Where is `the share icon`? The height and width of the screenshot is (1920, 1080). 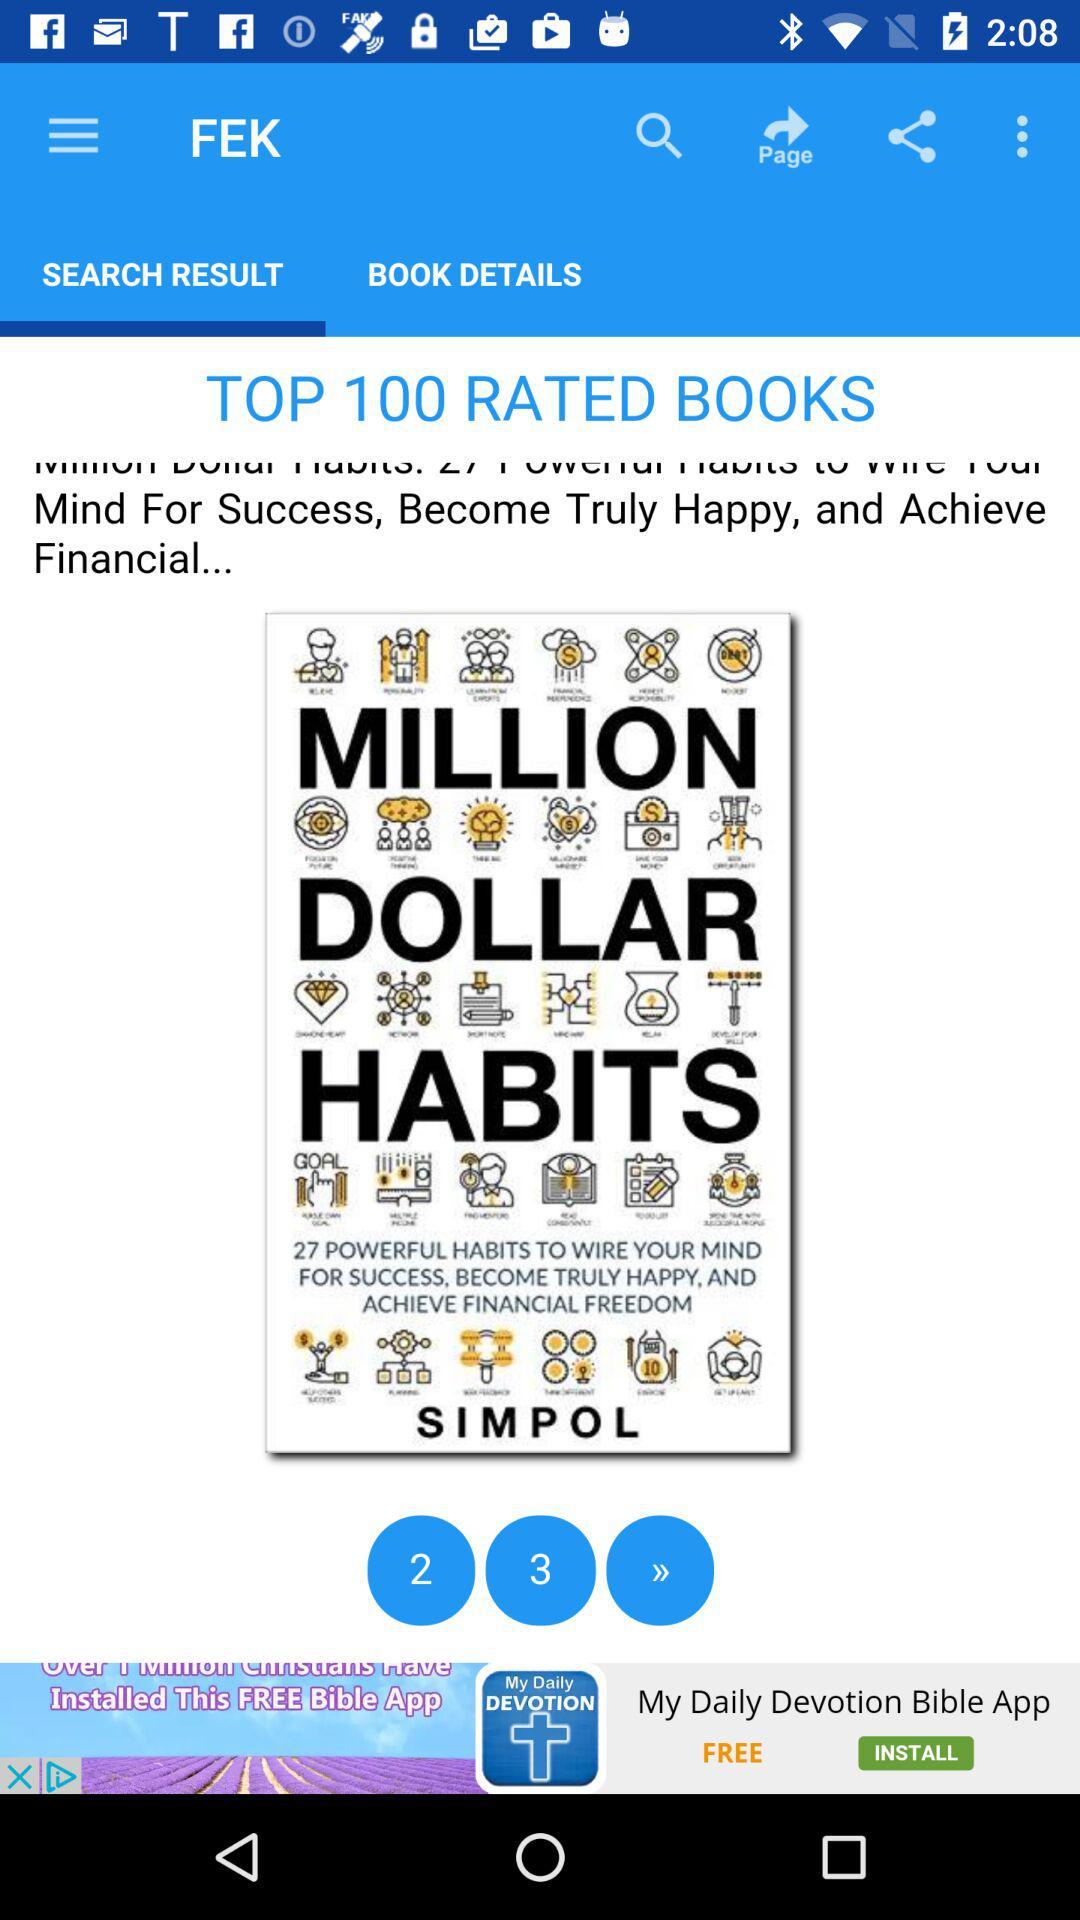 the share icon is located at coordinates (911, 135).